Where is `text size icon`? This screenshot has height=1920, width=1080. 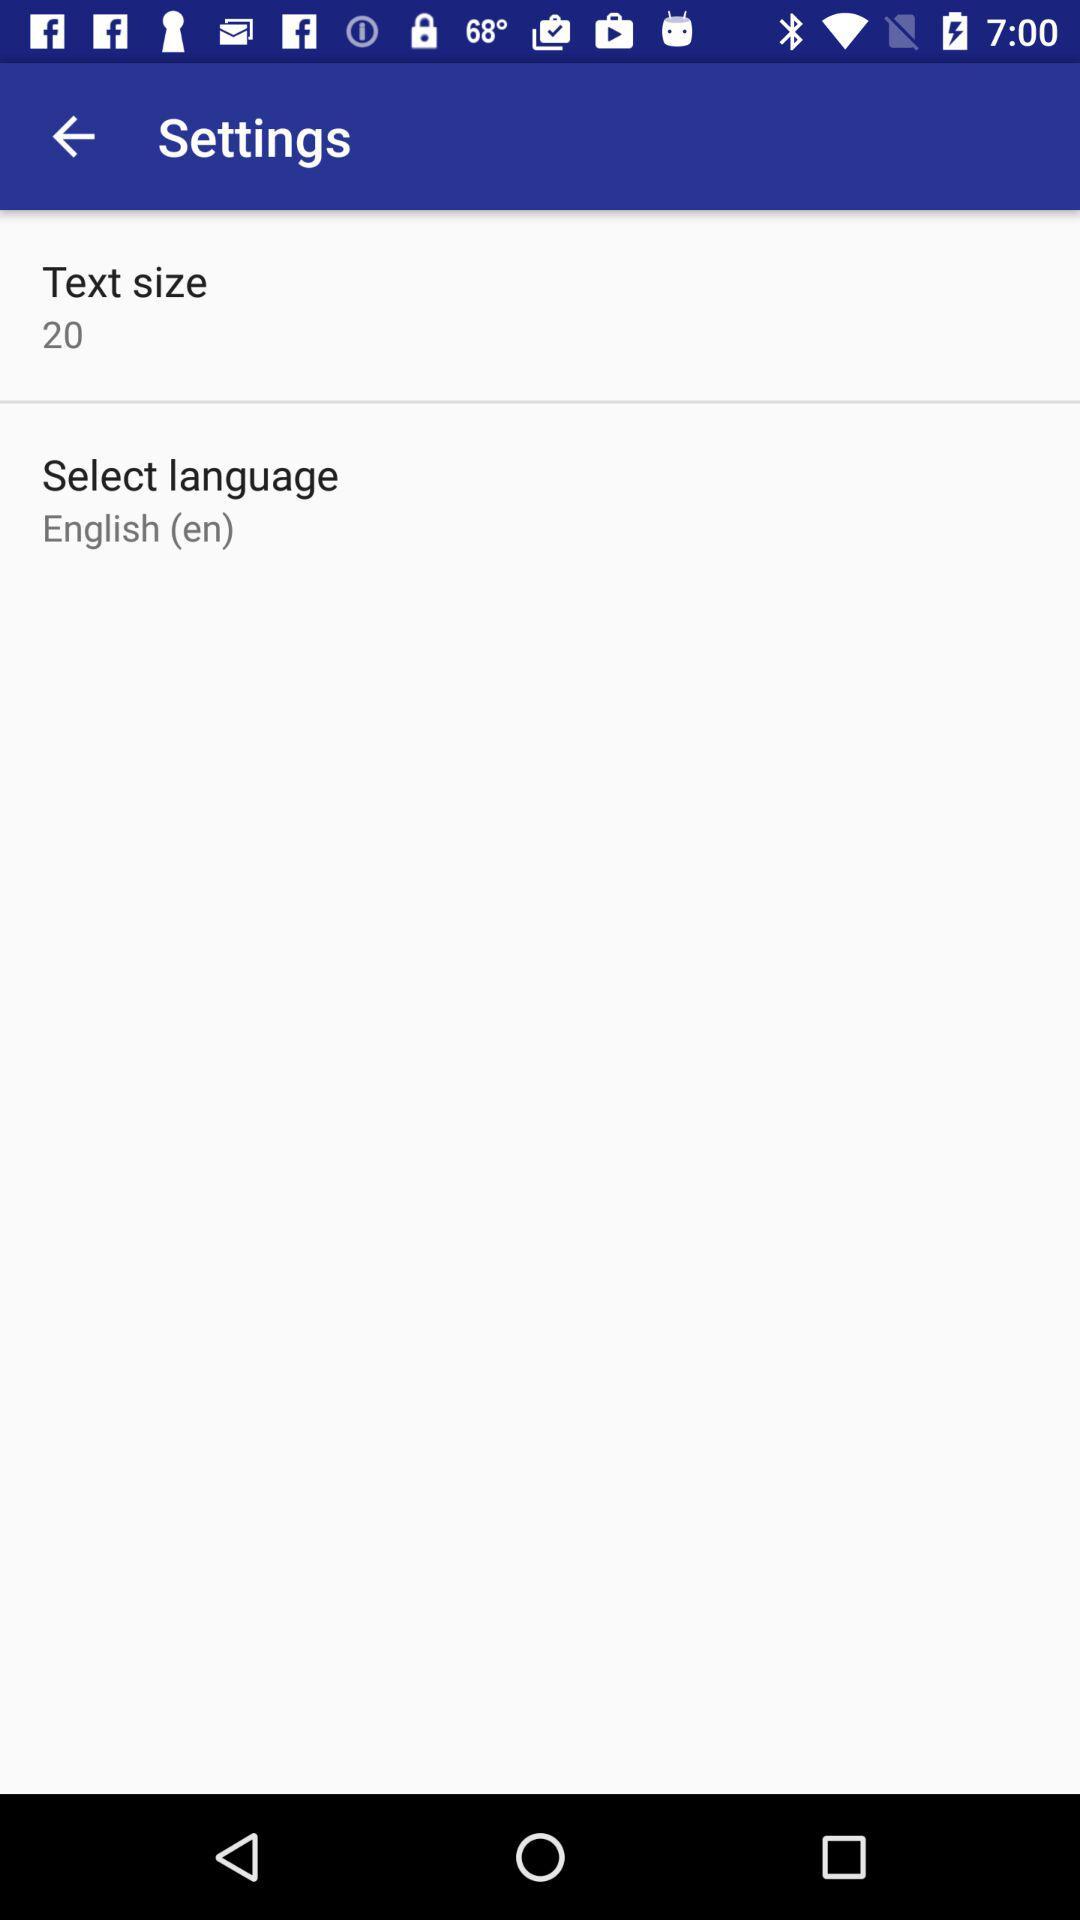 text size icon is located at coordinates (124, 279).